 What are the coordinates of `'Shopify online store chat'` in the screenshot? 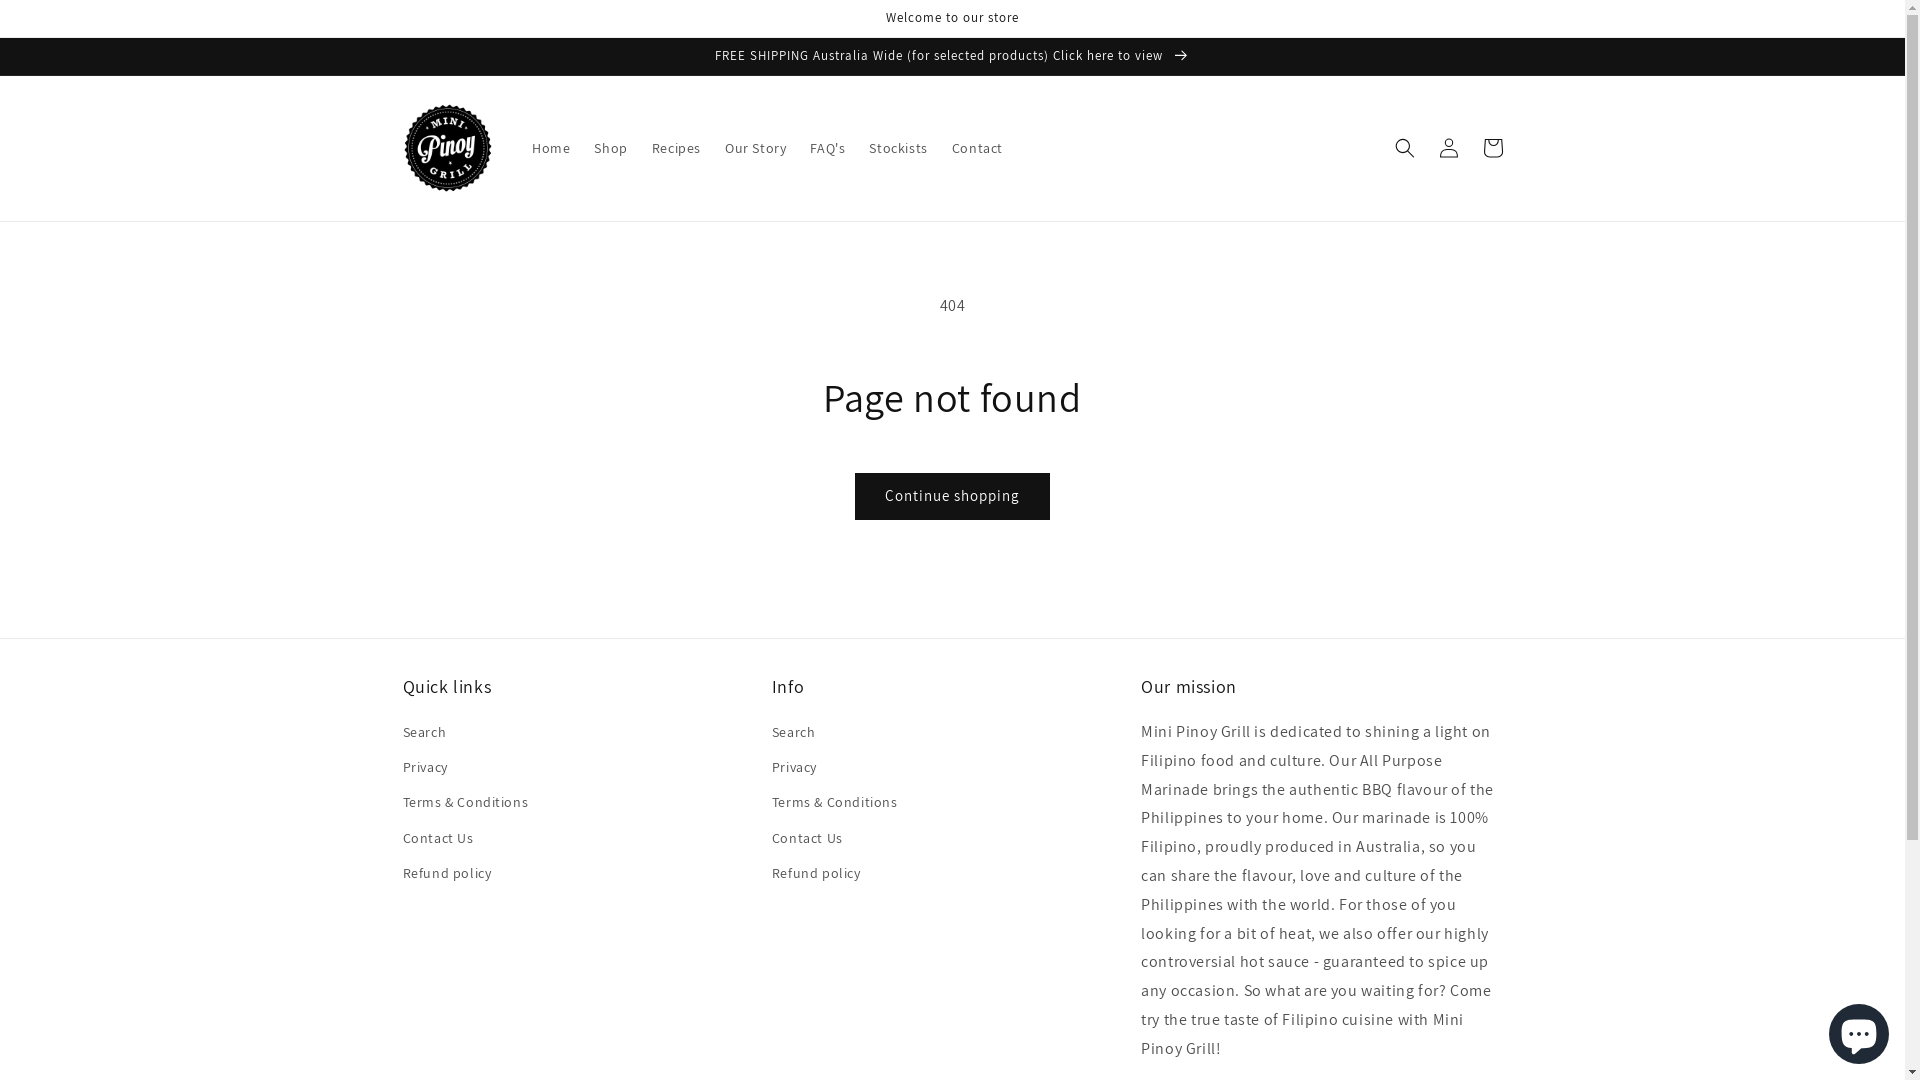 It's located at (1823, 1029).